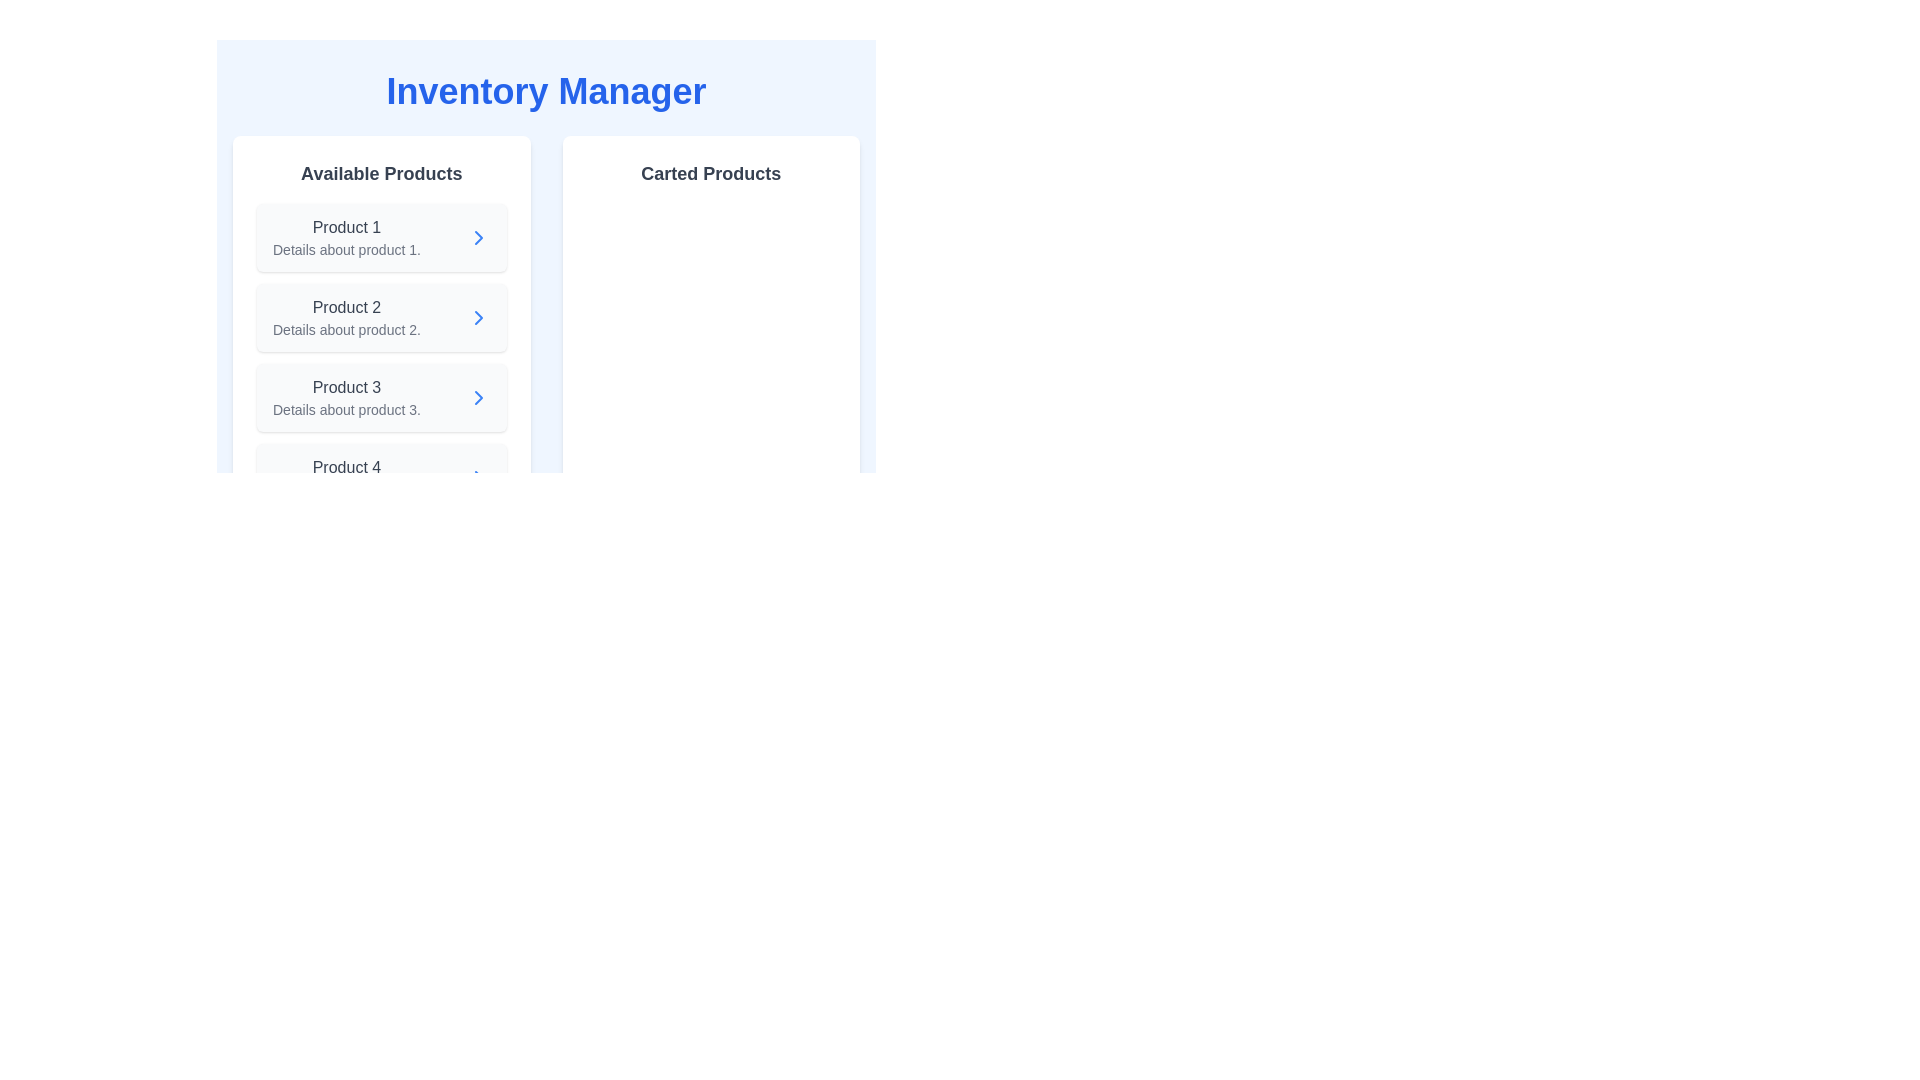 The image size is (1920, 1080). I want to click on the static text component presenting information about 'Product 4', which is the fourth entry in the 'Available Products' section, located below 'Product 3', so click(346, 478).